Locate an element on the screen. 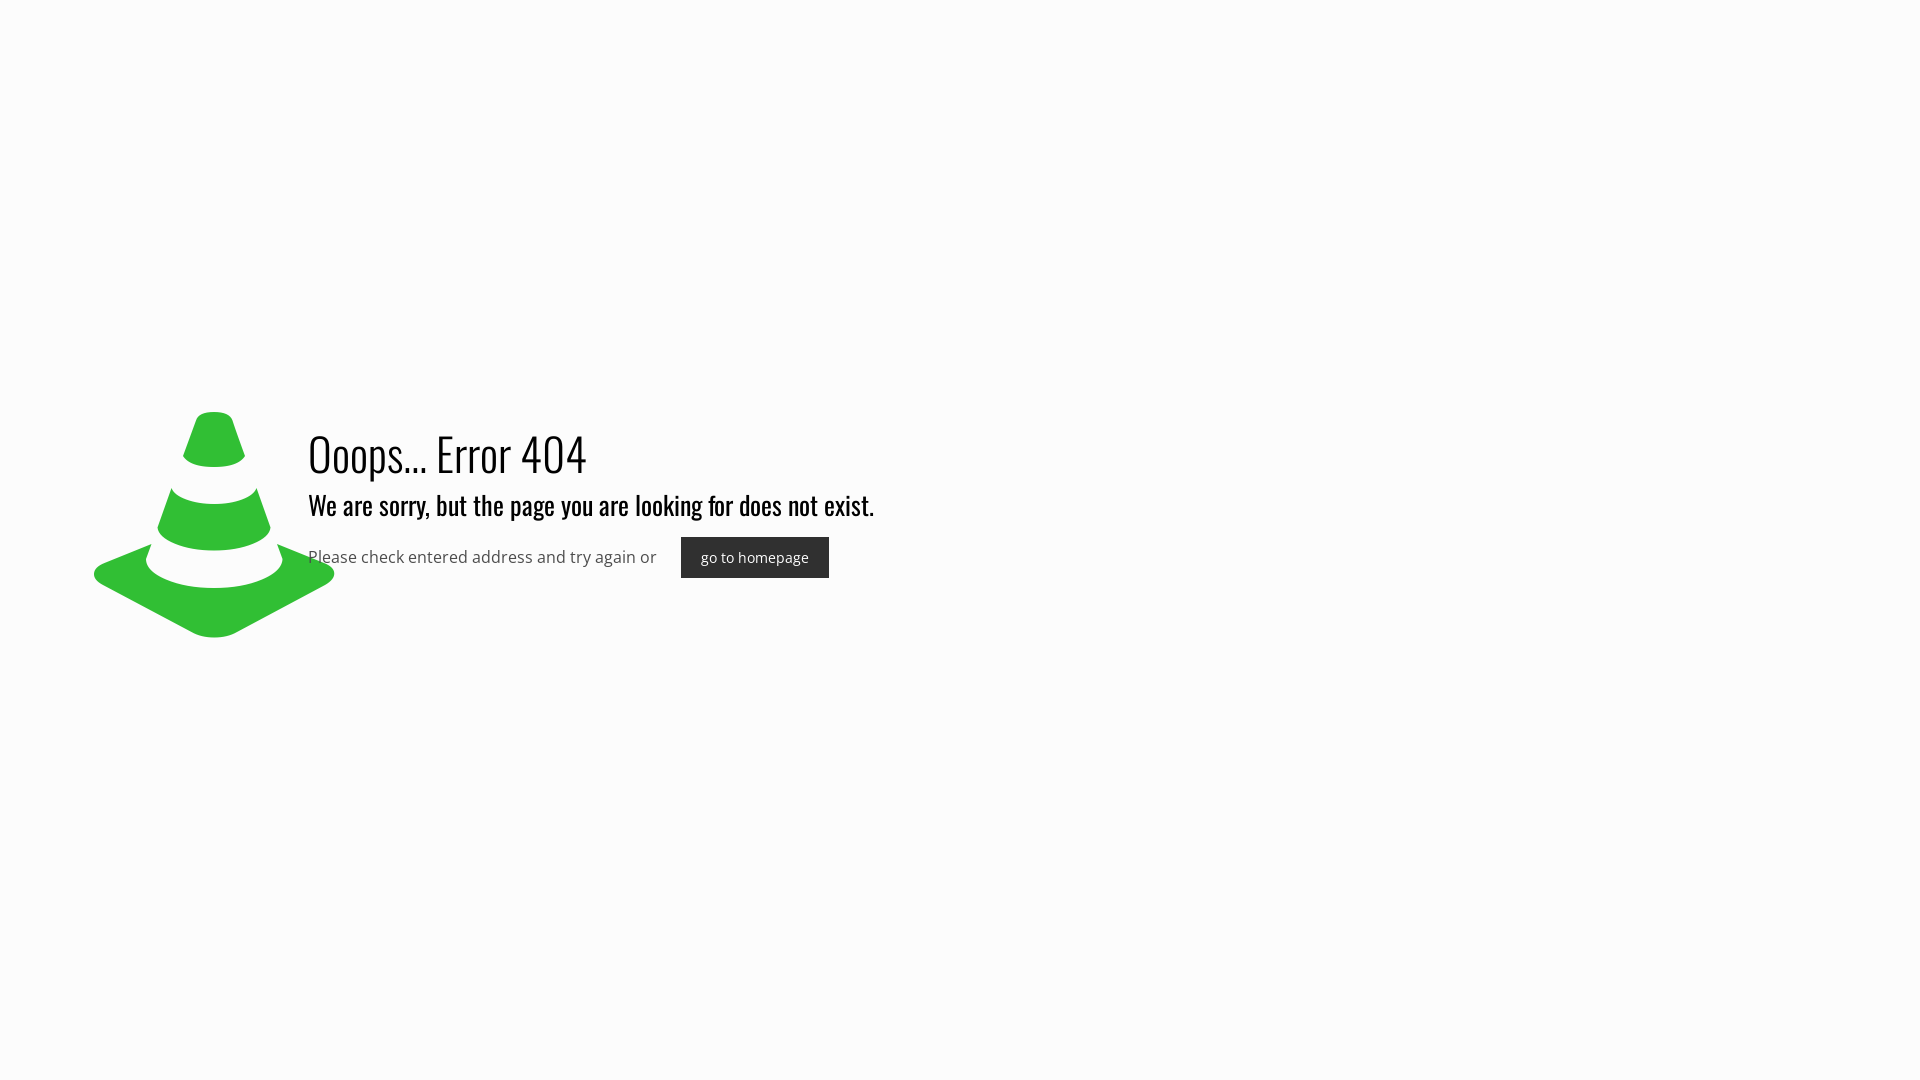  'go to homepage' is located at coordinates (753, 557).